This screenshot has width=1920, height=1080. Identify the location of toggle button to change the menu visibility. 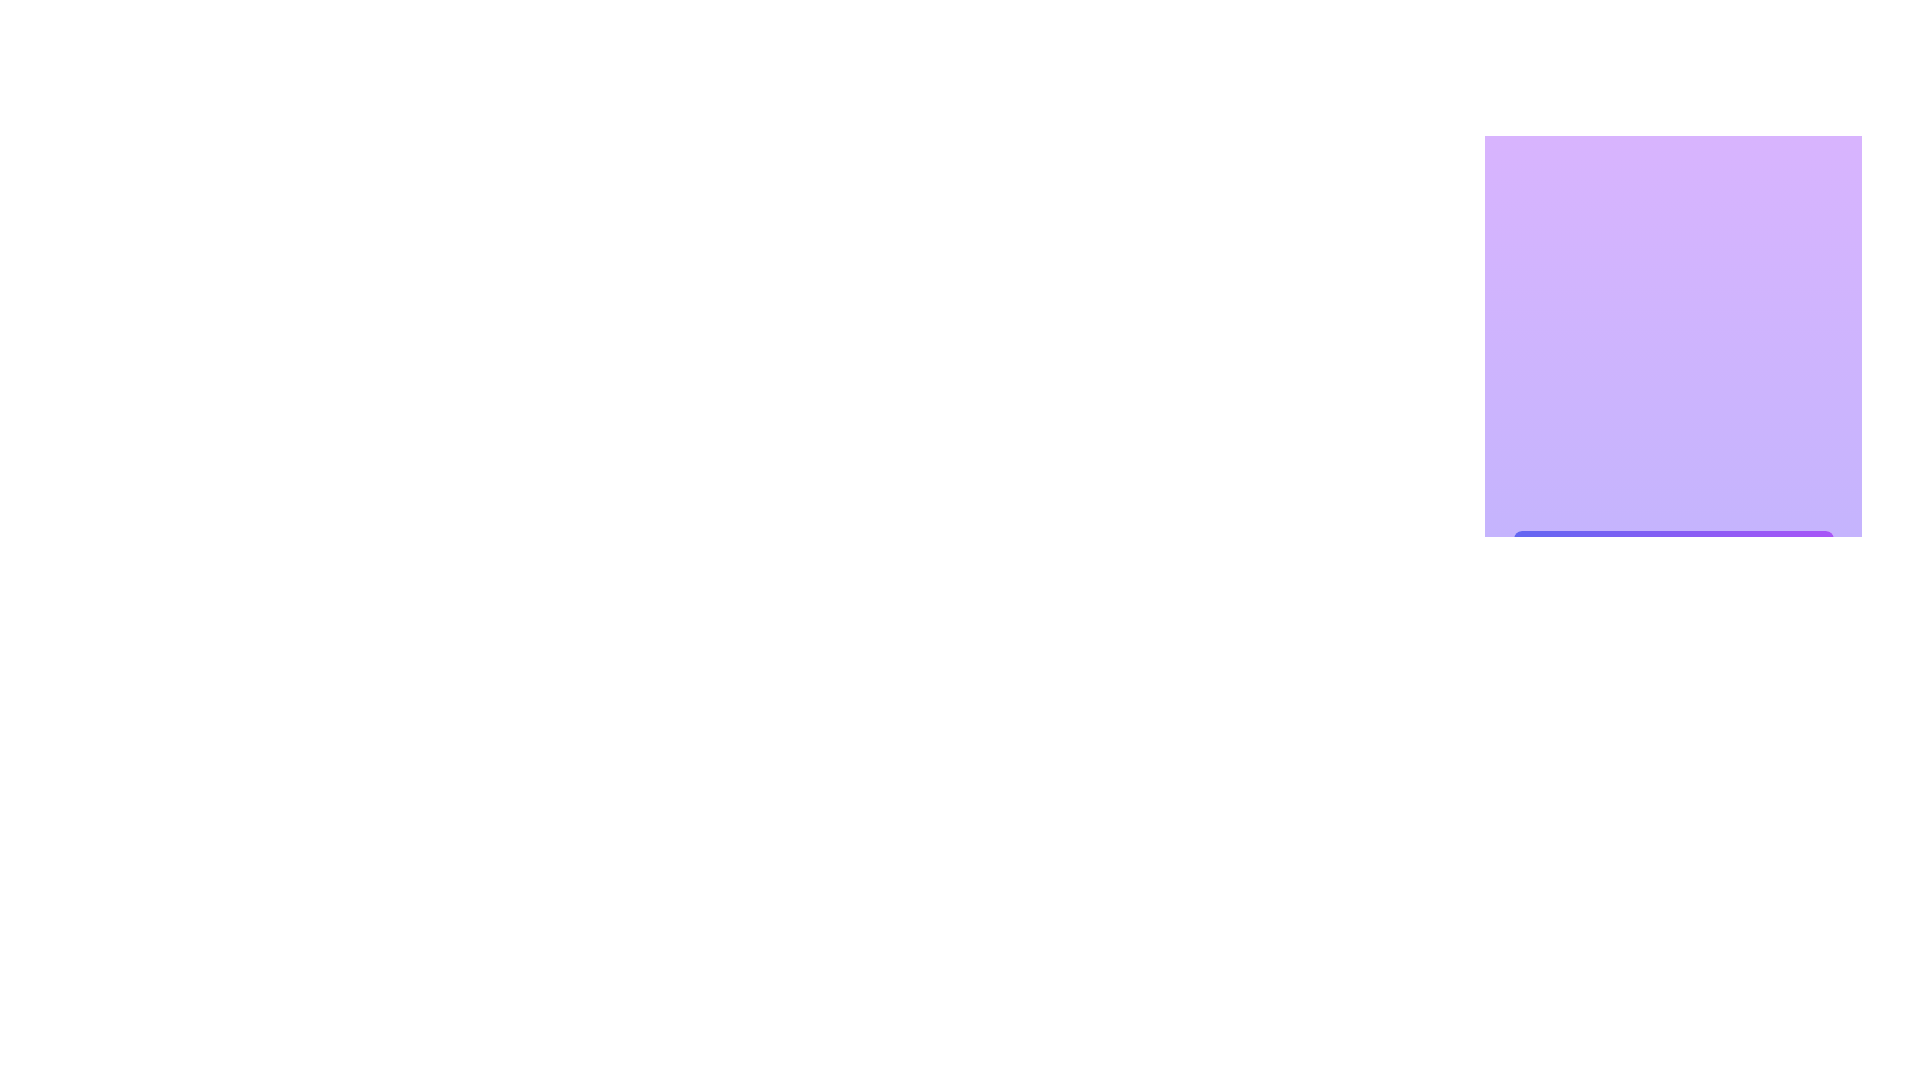
(1805, 560).